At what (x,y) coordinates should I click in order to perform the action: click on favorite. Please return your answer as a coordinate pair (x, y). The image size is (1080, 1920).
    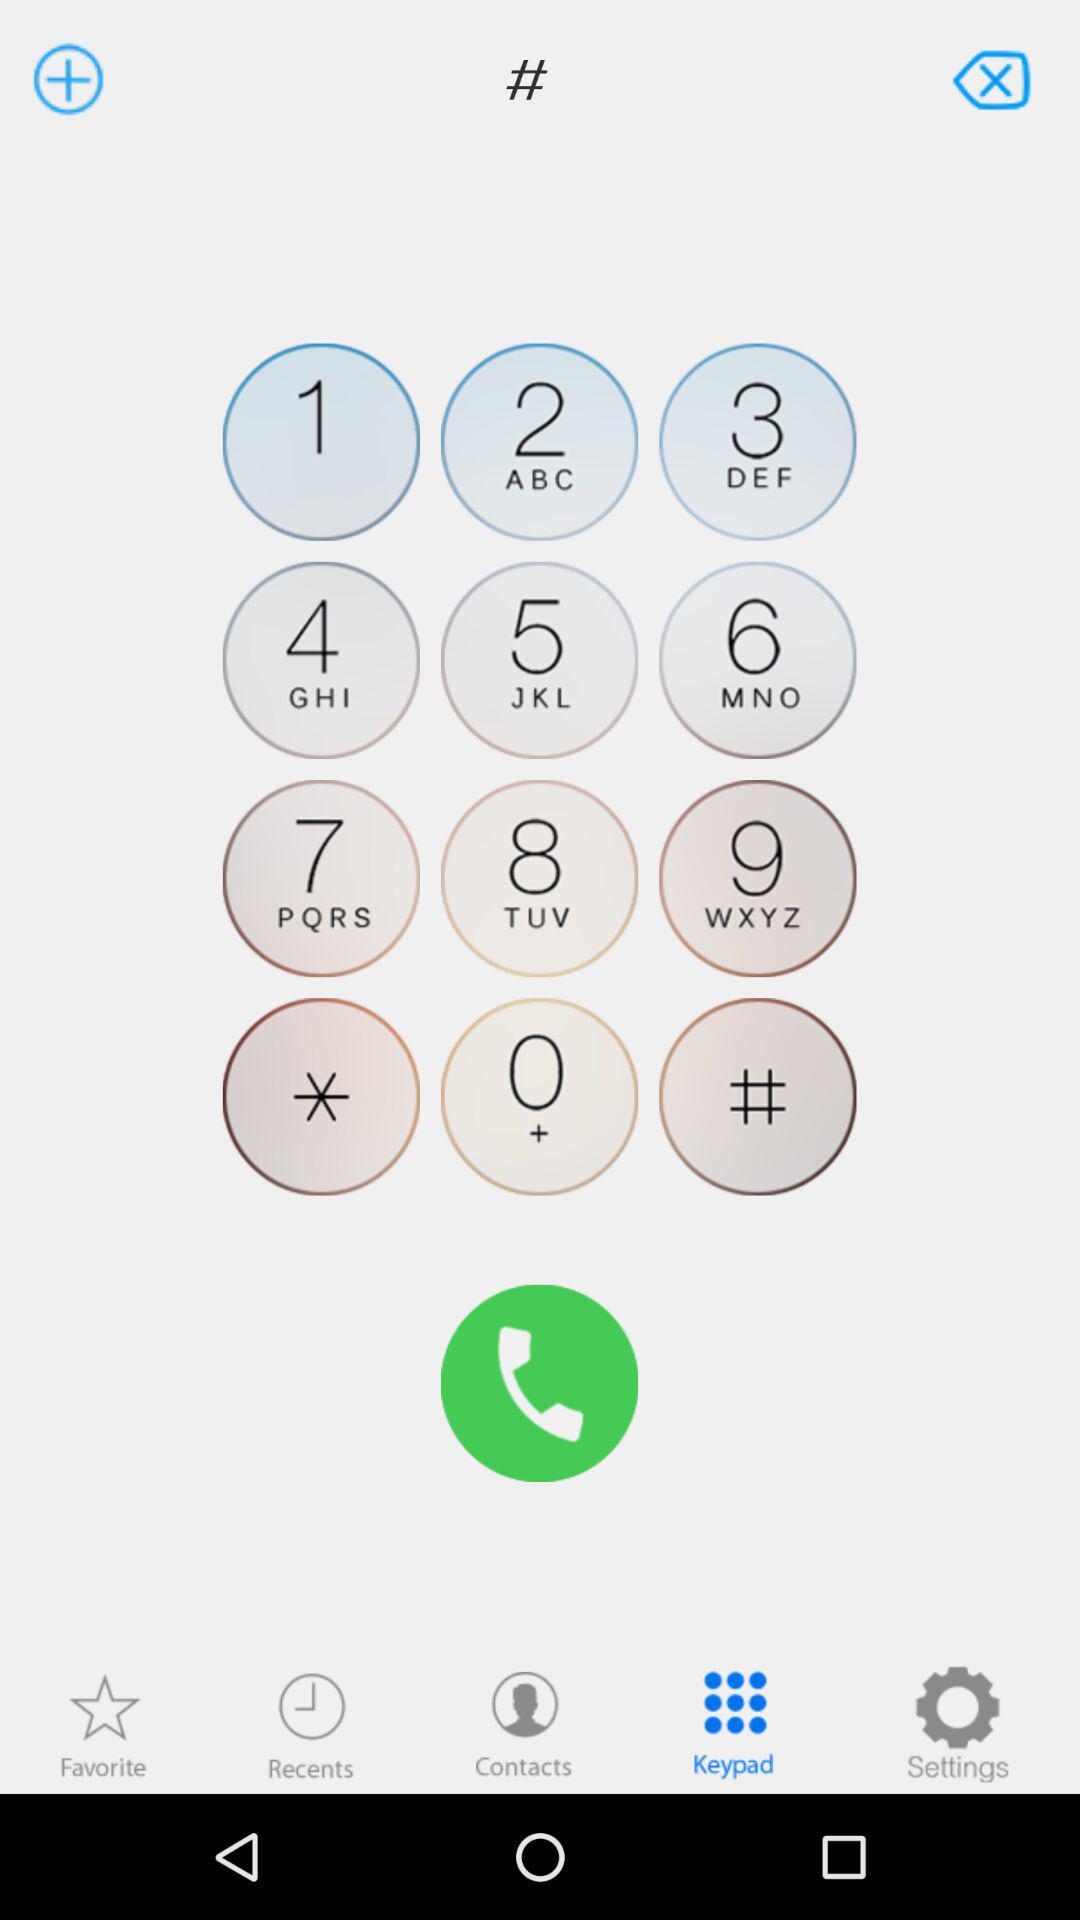
    Looking at the image, I should click on (103, 1723).